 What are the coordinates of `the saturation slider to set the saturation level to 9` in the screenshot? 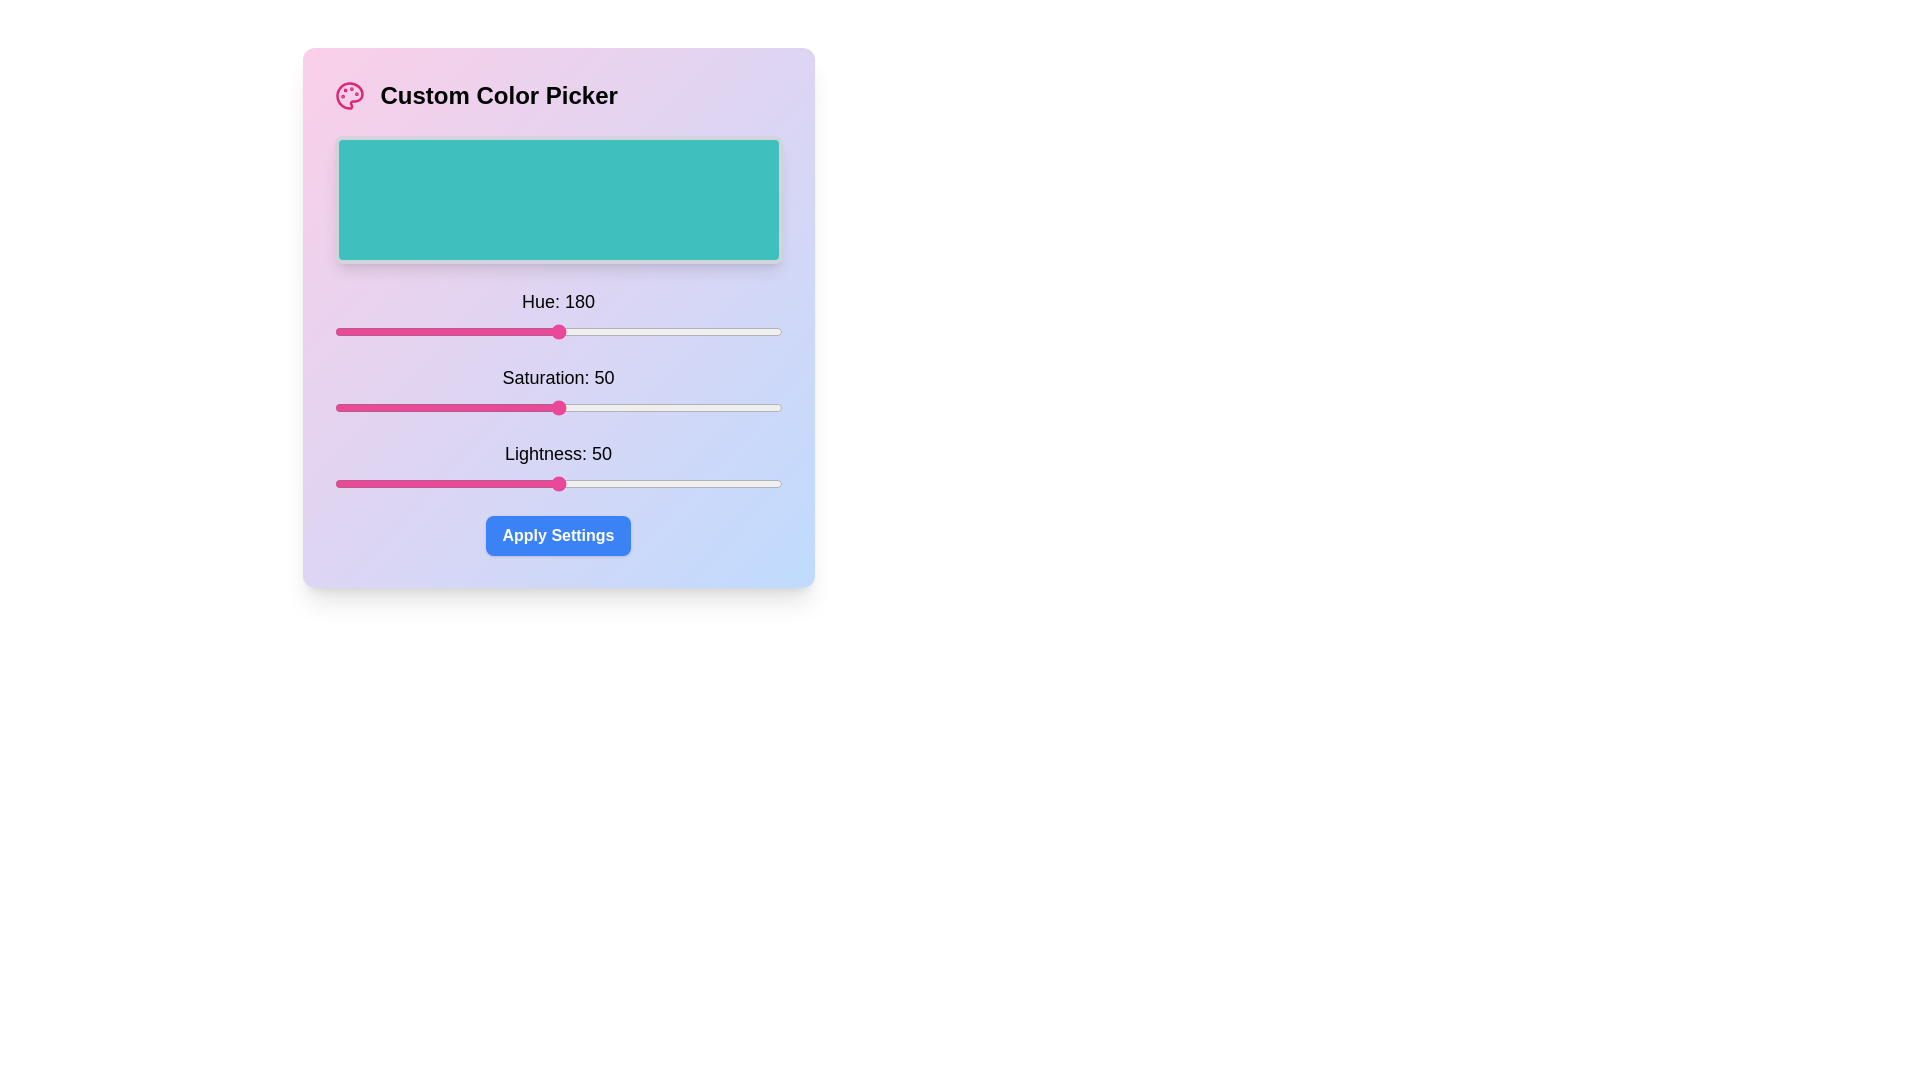 It's located at (374, 407).